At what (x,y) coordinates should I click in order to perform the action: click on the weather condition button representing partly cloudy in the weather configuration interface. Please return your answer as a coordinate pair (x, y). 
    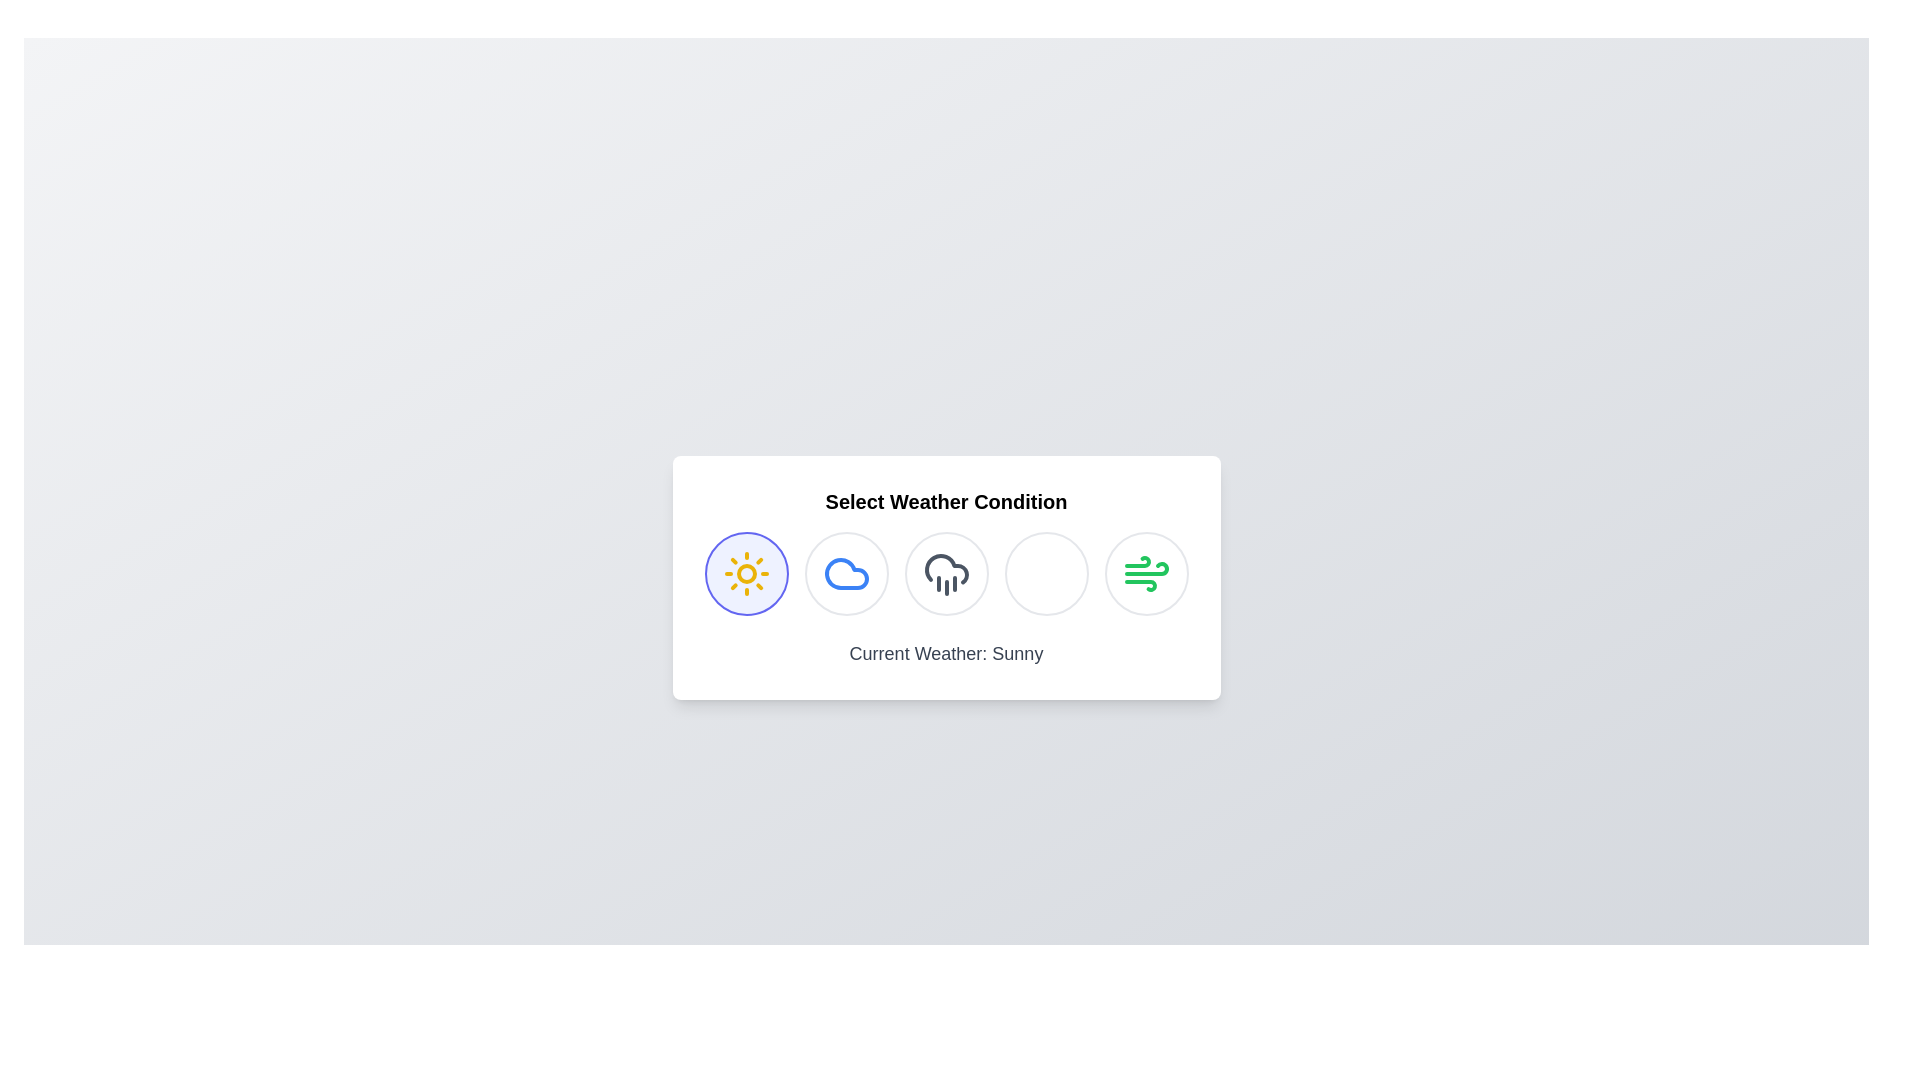
    Looking at the image, I should click on (846, 574).